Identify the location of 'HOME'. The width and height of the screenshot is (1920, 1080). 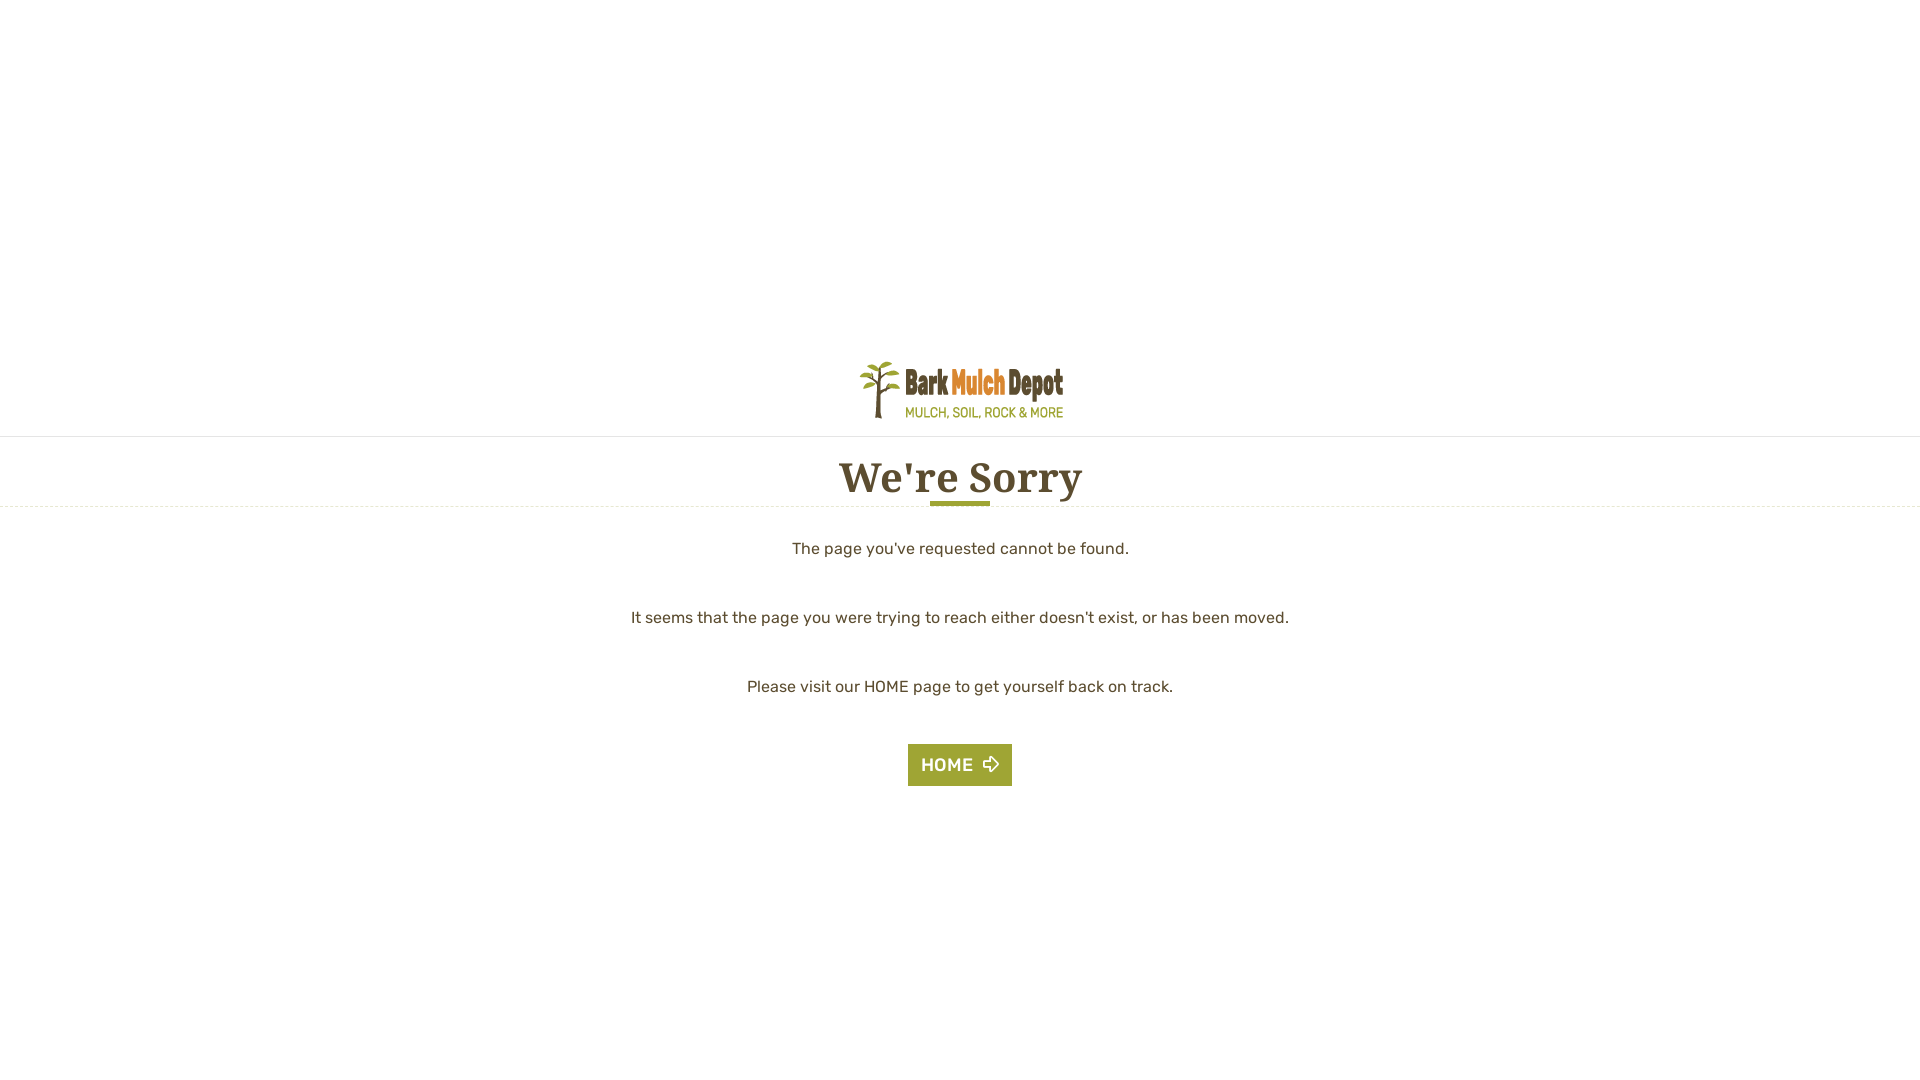
(906, 764).